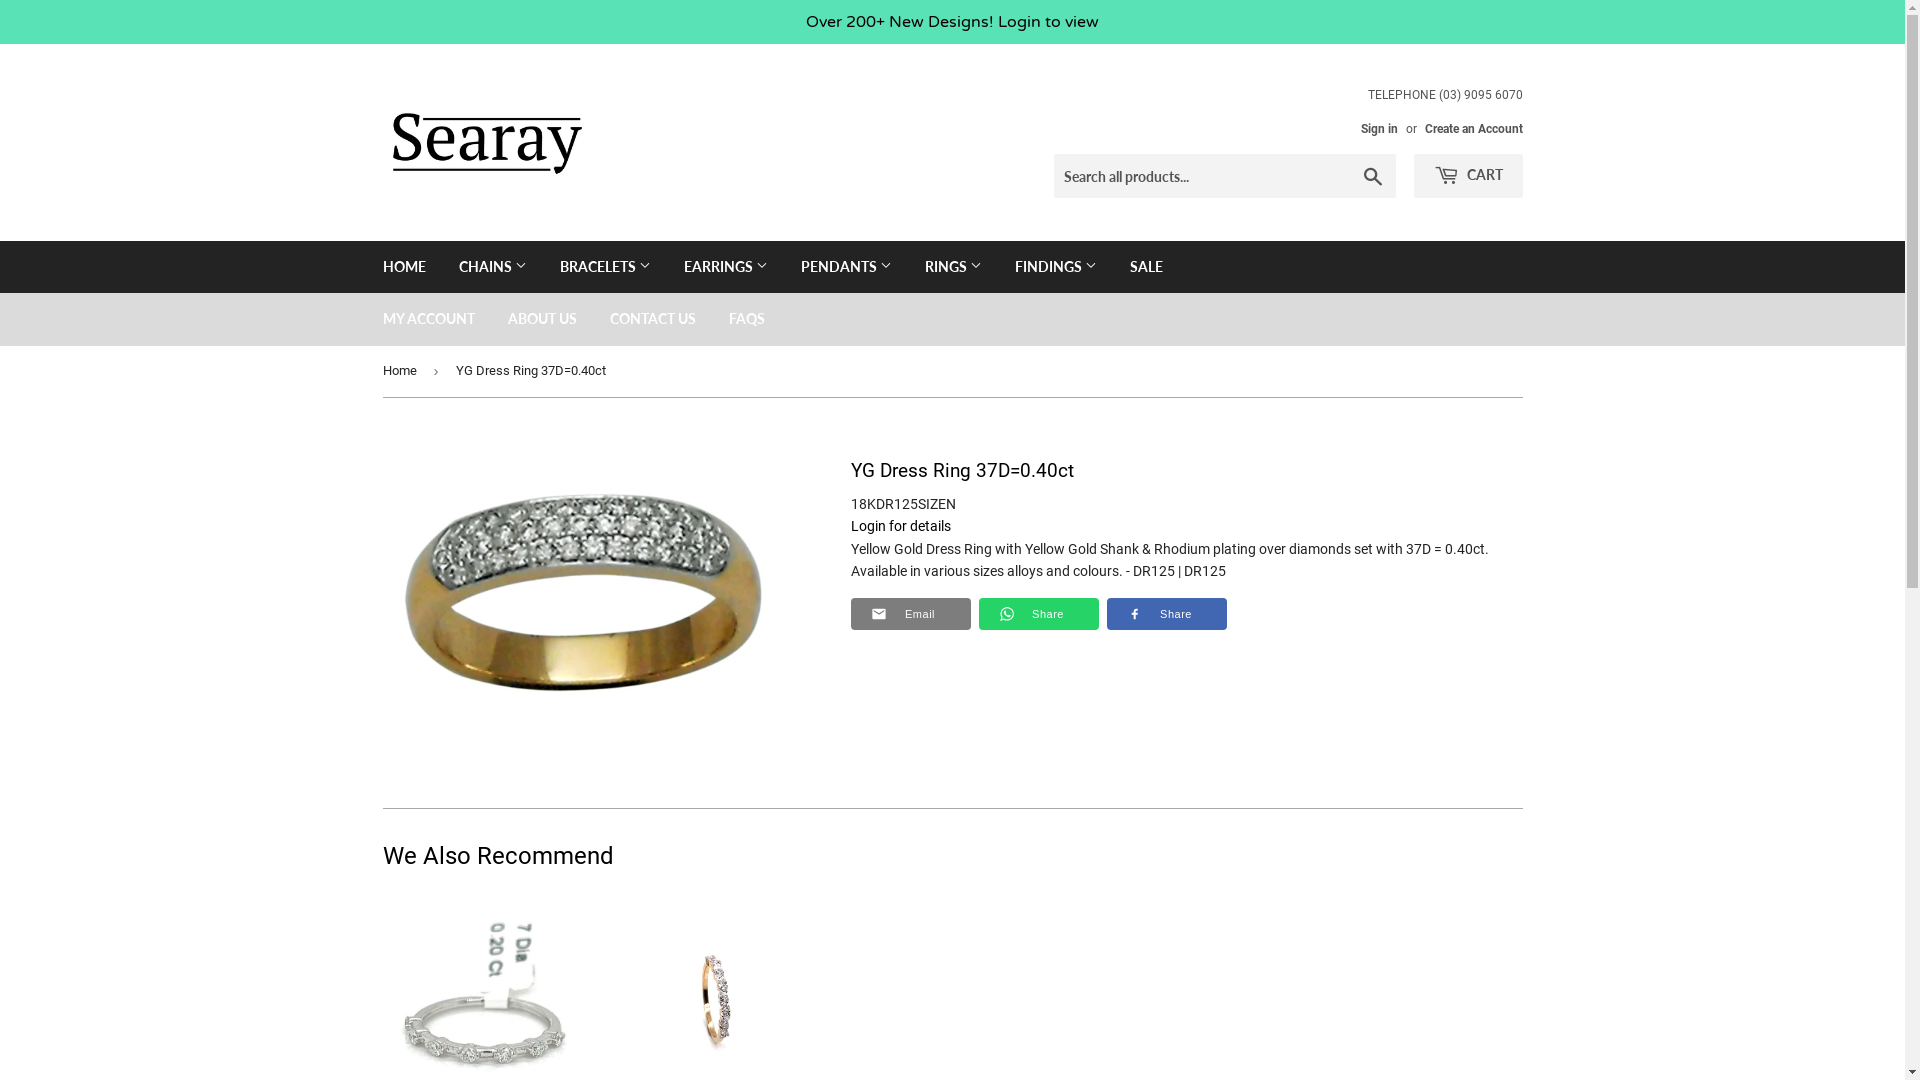  What do you see at coordinates (1468, 175) in the screenshot?
I see `'CART'` at bounding box center [1468, 175].